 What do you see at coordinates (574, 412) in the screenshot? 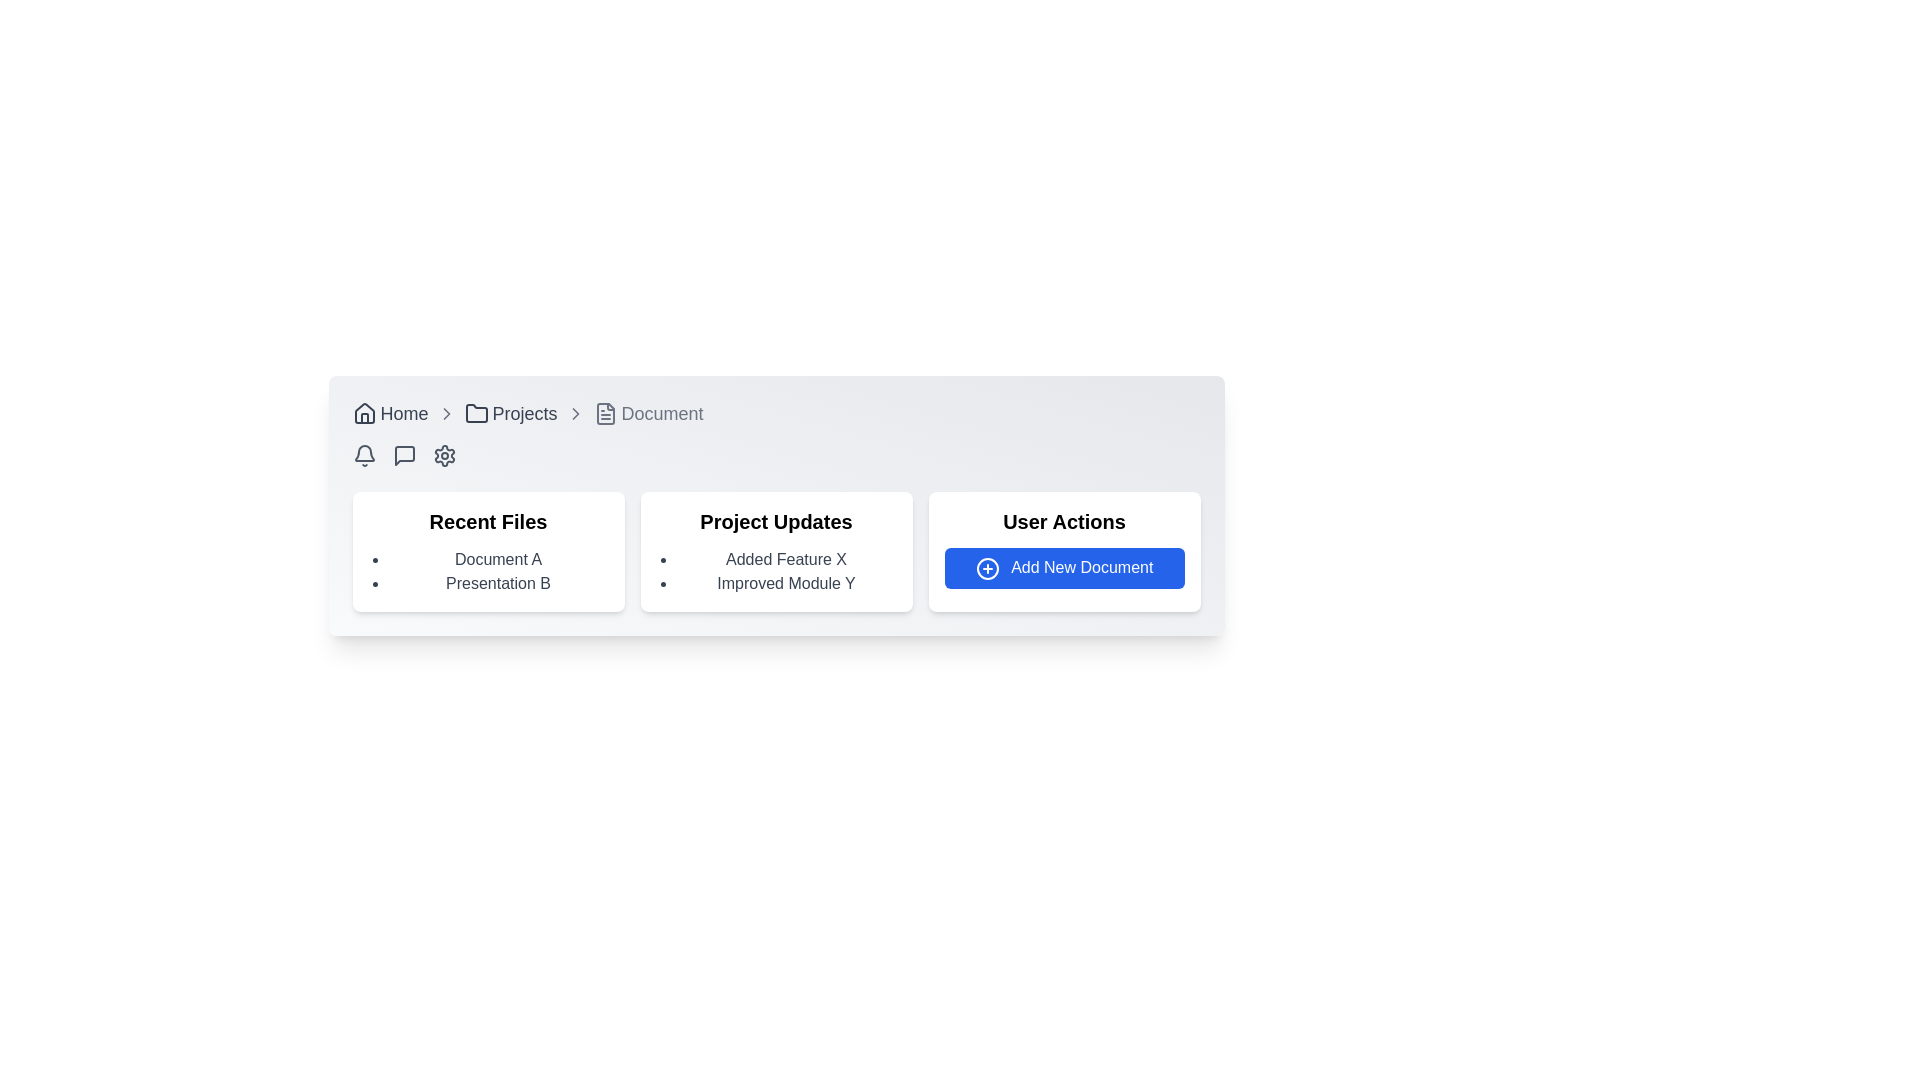
I see `third chevron icon in the breadcrumb navigation bar located to the right of the 'Projects' link and to the left of the 'Document' link for its properties` at bounding box center [574, 412].